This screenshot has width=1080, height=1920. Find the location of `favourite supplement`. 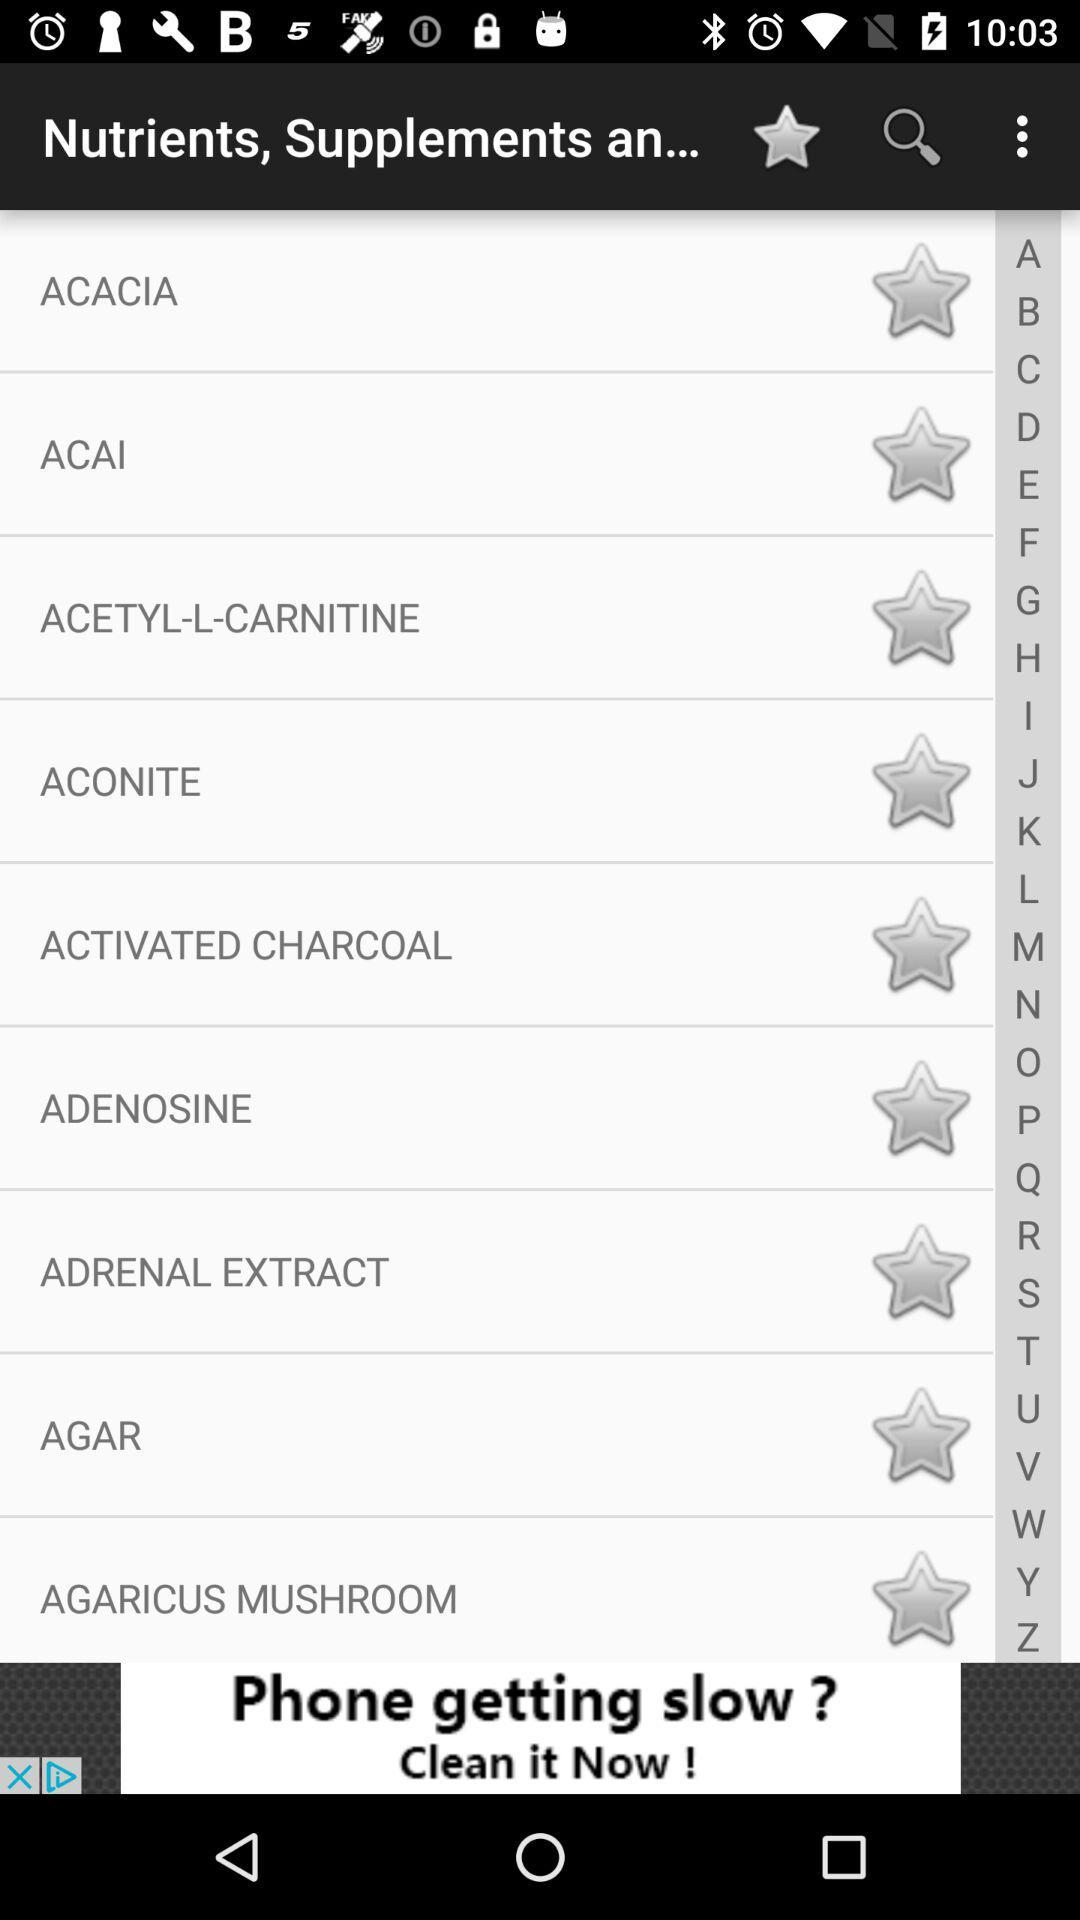

favourite supplement is located at coordinates (920, 616).